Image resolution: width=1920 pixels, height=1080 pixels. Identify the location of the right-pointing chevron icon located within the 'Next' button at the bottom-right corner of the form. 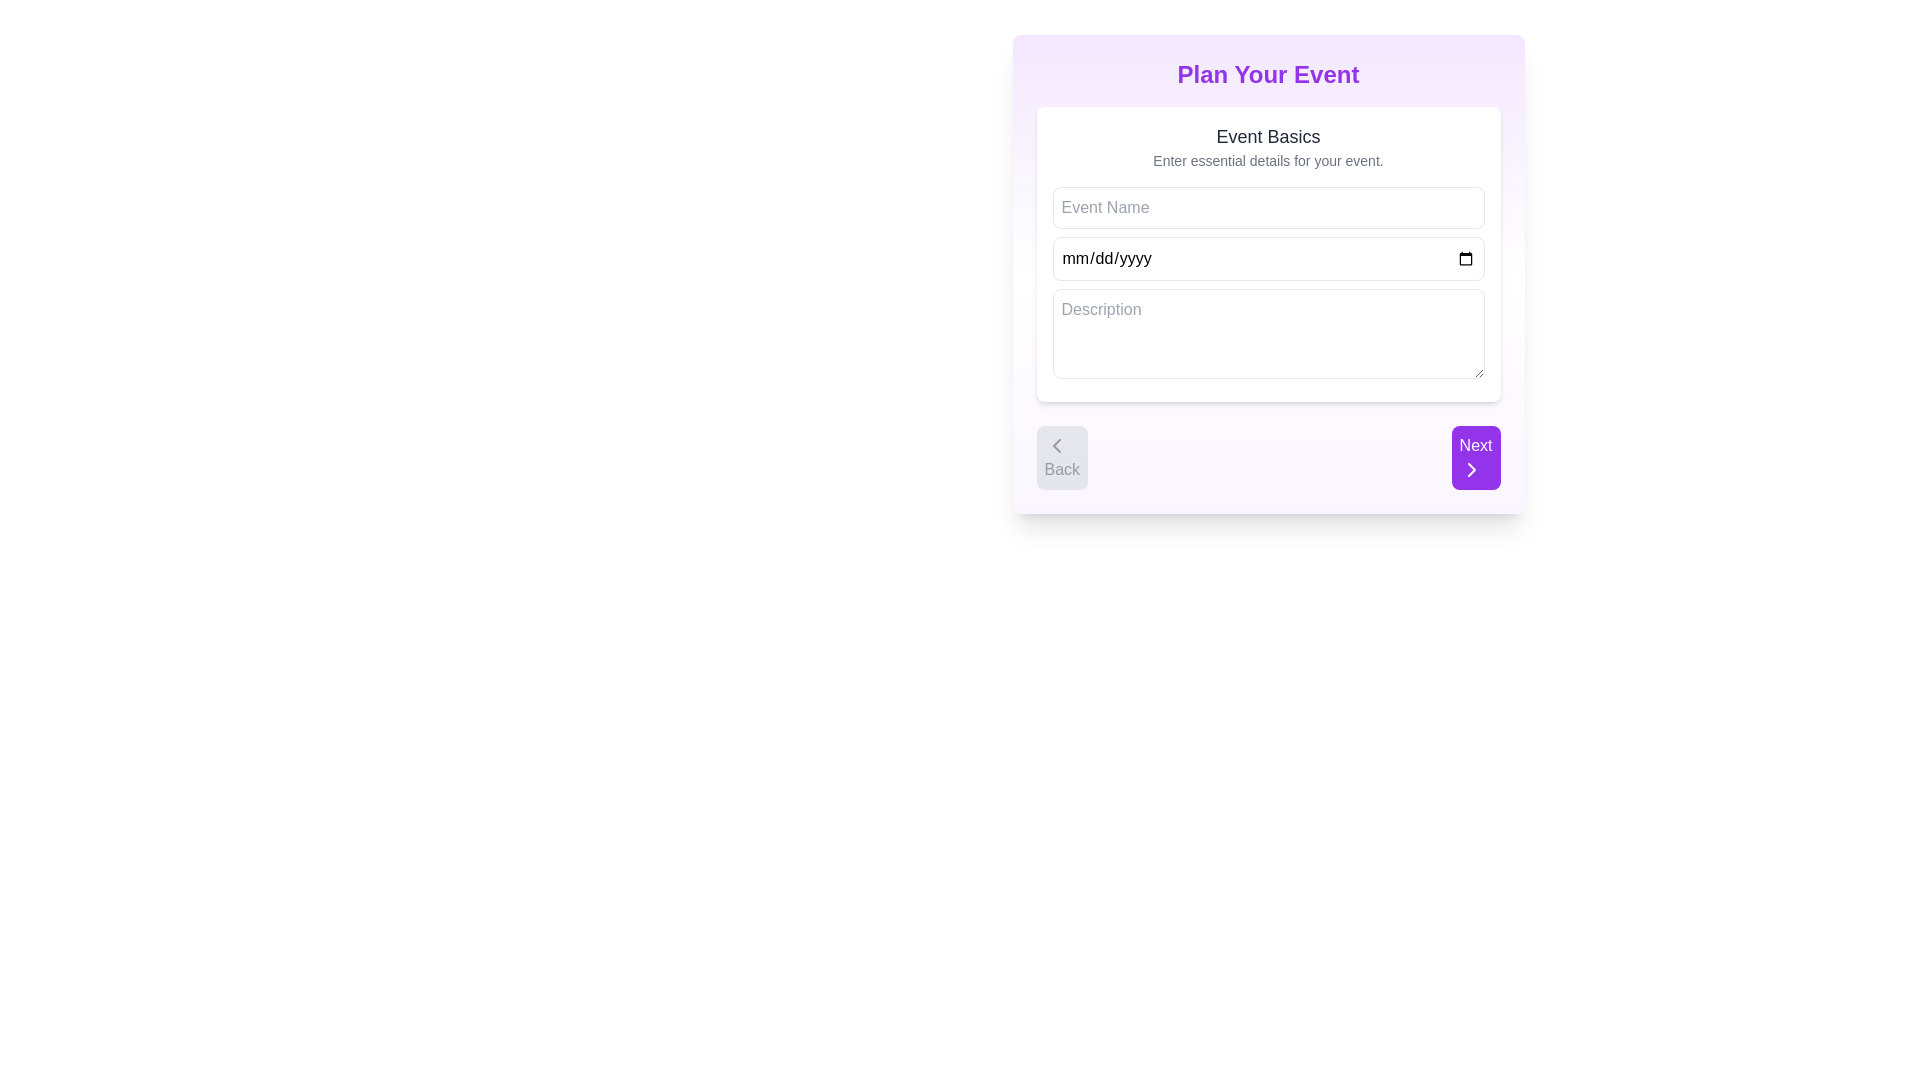
(1471, 470).